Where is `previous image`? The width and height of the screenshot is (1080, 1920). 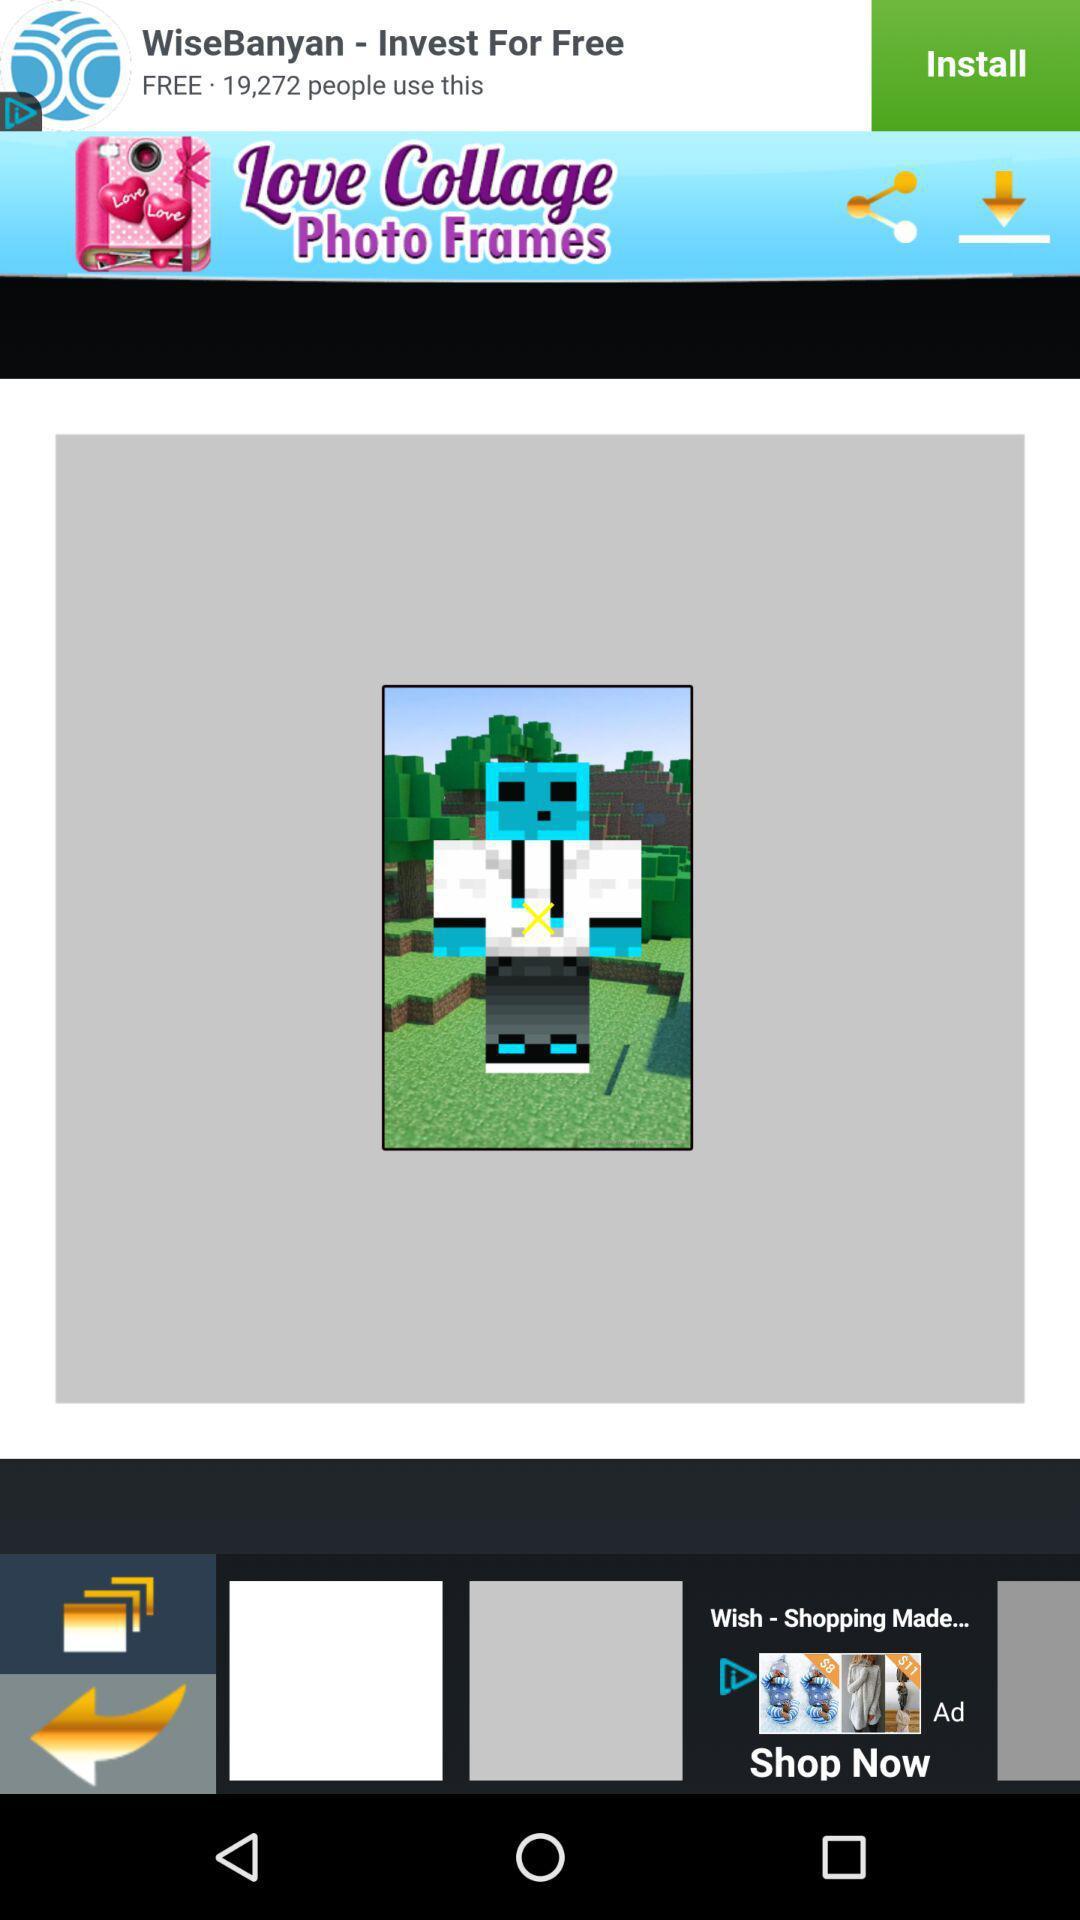
previous image is located at coordinates (334, 1674).